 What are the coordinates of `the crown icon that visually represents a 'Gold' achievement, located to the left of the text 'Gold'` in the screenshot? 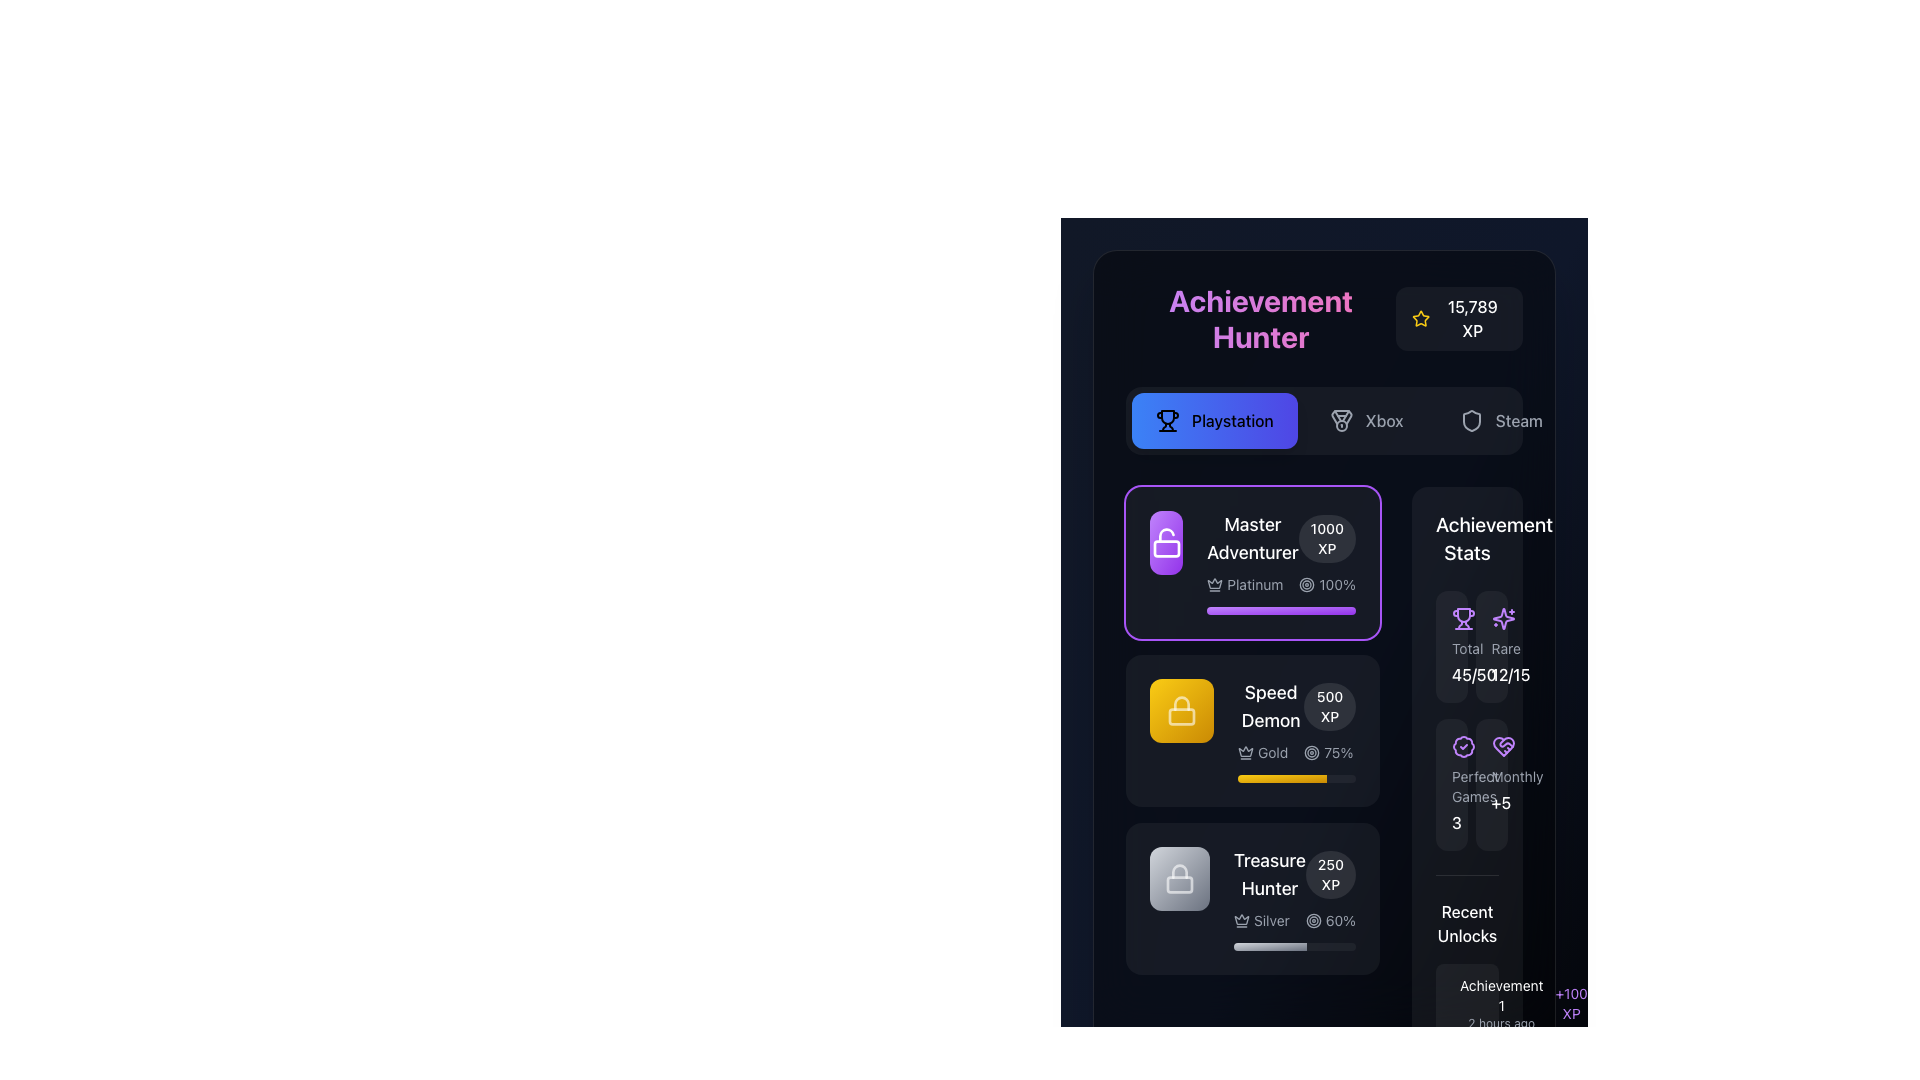 It's located at (1245, 752).